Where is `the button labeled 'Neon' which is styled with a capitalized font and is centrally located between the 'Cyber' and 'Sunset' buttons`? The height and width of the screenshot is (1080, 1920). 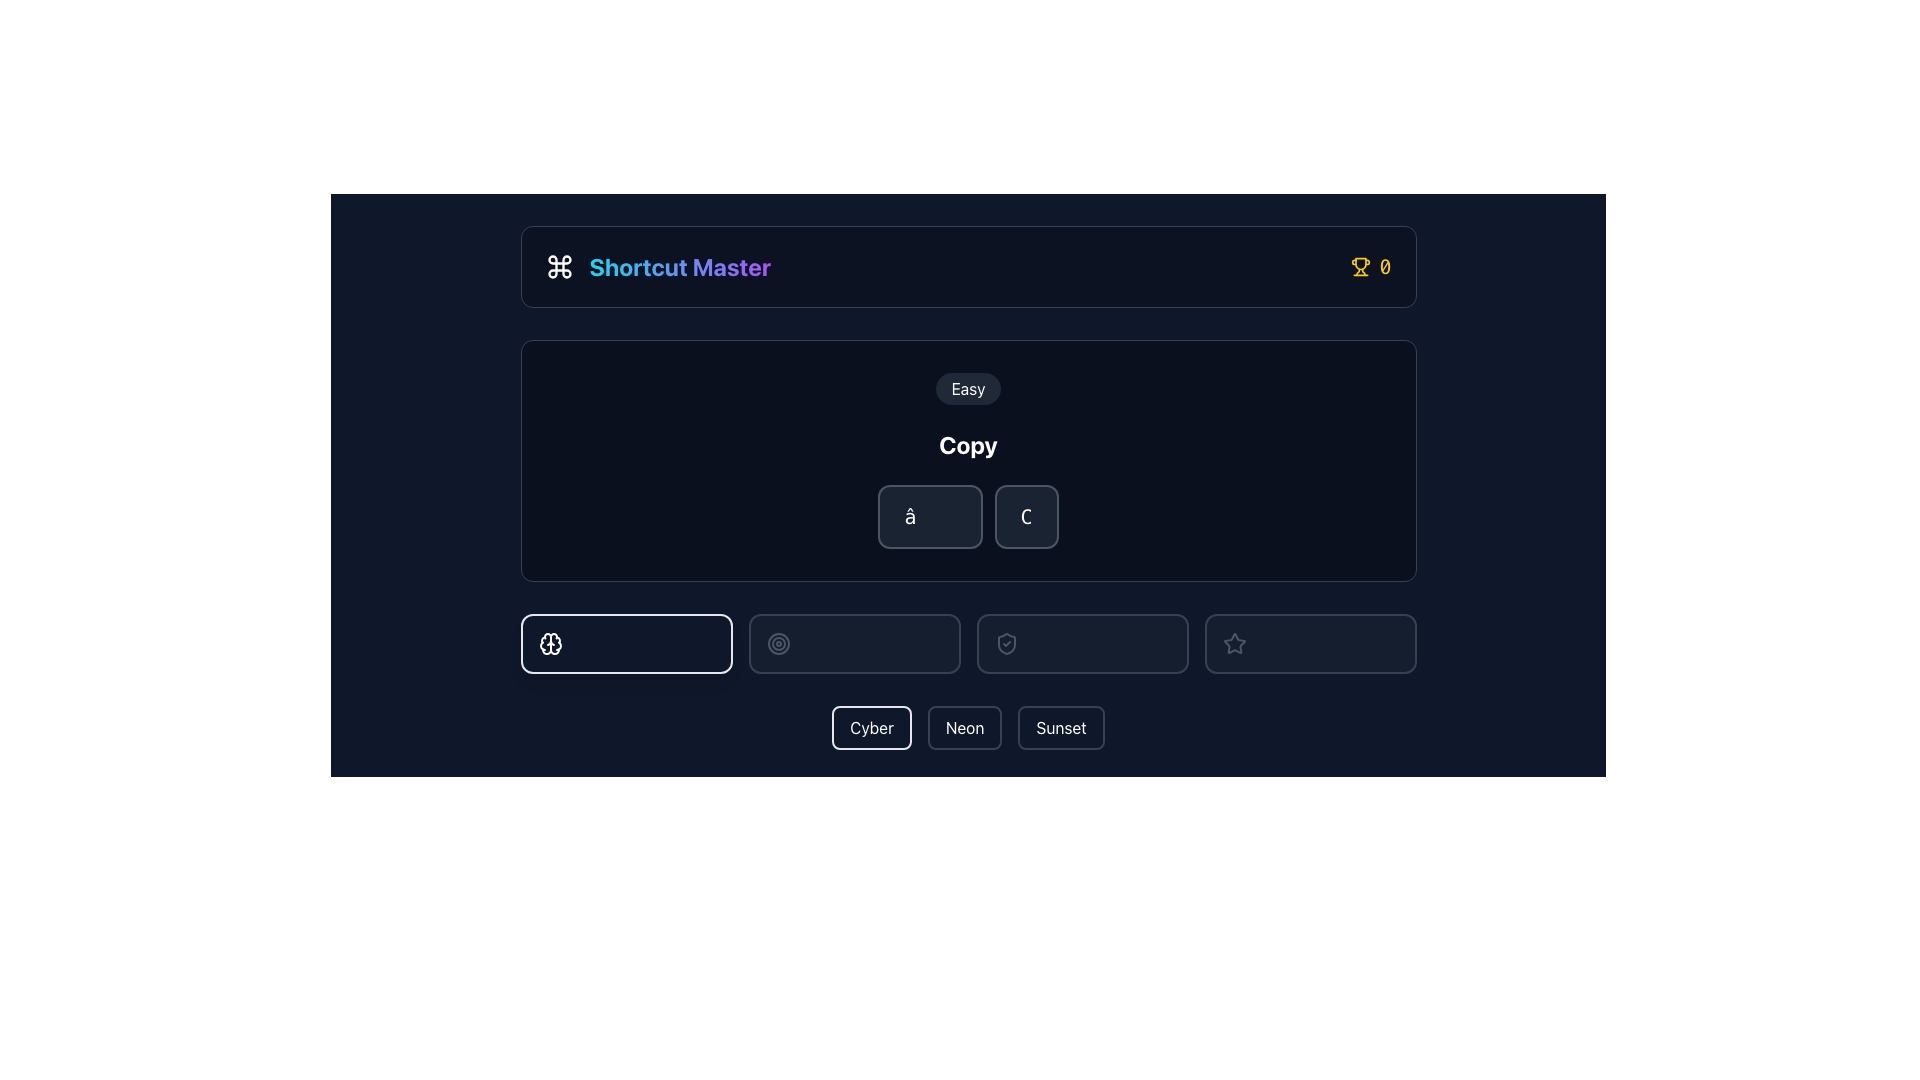 the button labeled 'Neon' which is styled with a capitalized font and is centrally located between the 'Cyber' and 'Sunset' buttons is located at coordinates (965, 728).